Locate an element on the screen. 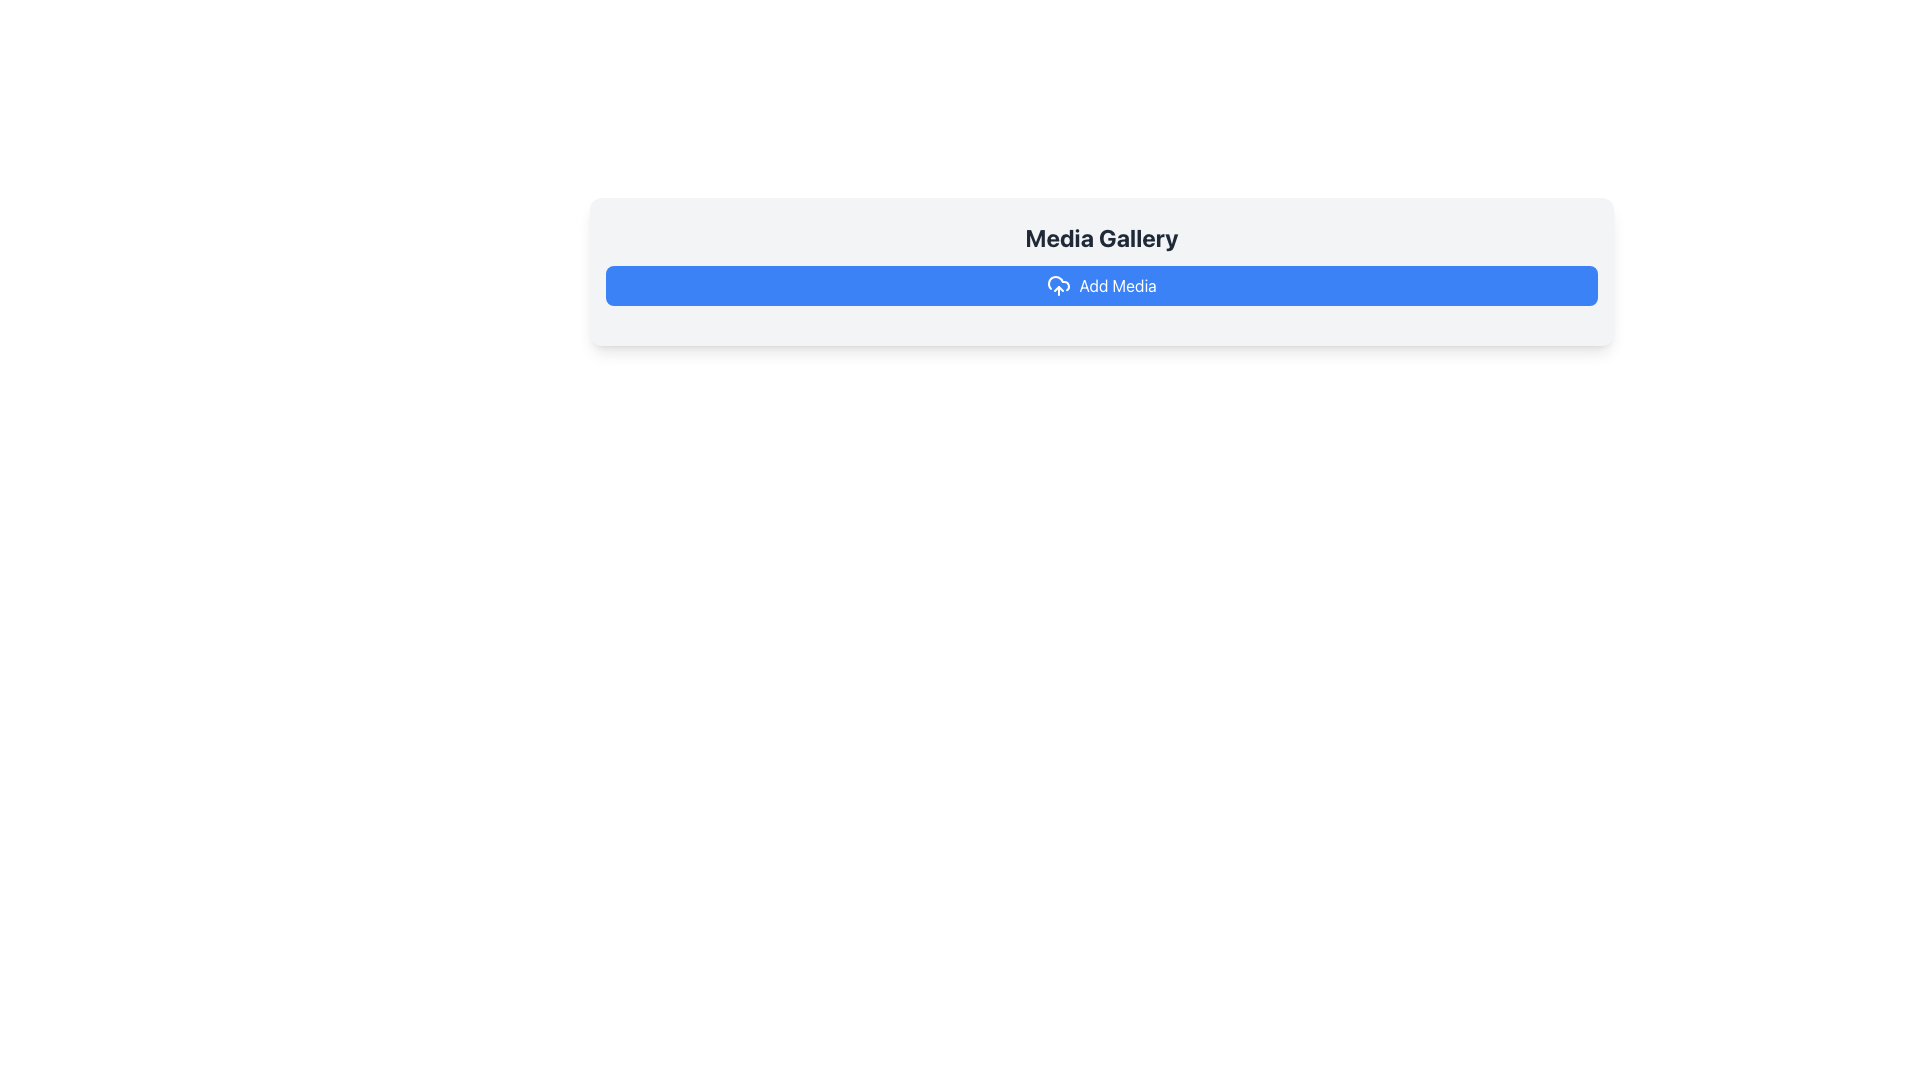  the 'Add Media' button located in the 'Media Gallery' section header area, which is visually represented by a light gray rounded box containing the button is located at coordinates (1101, 262).